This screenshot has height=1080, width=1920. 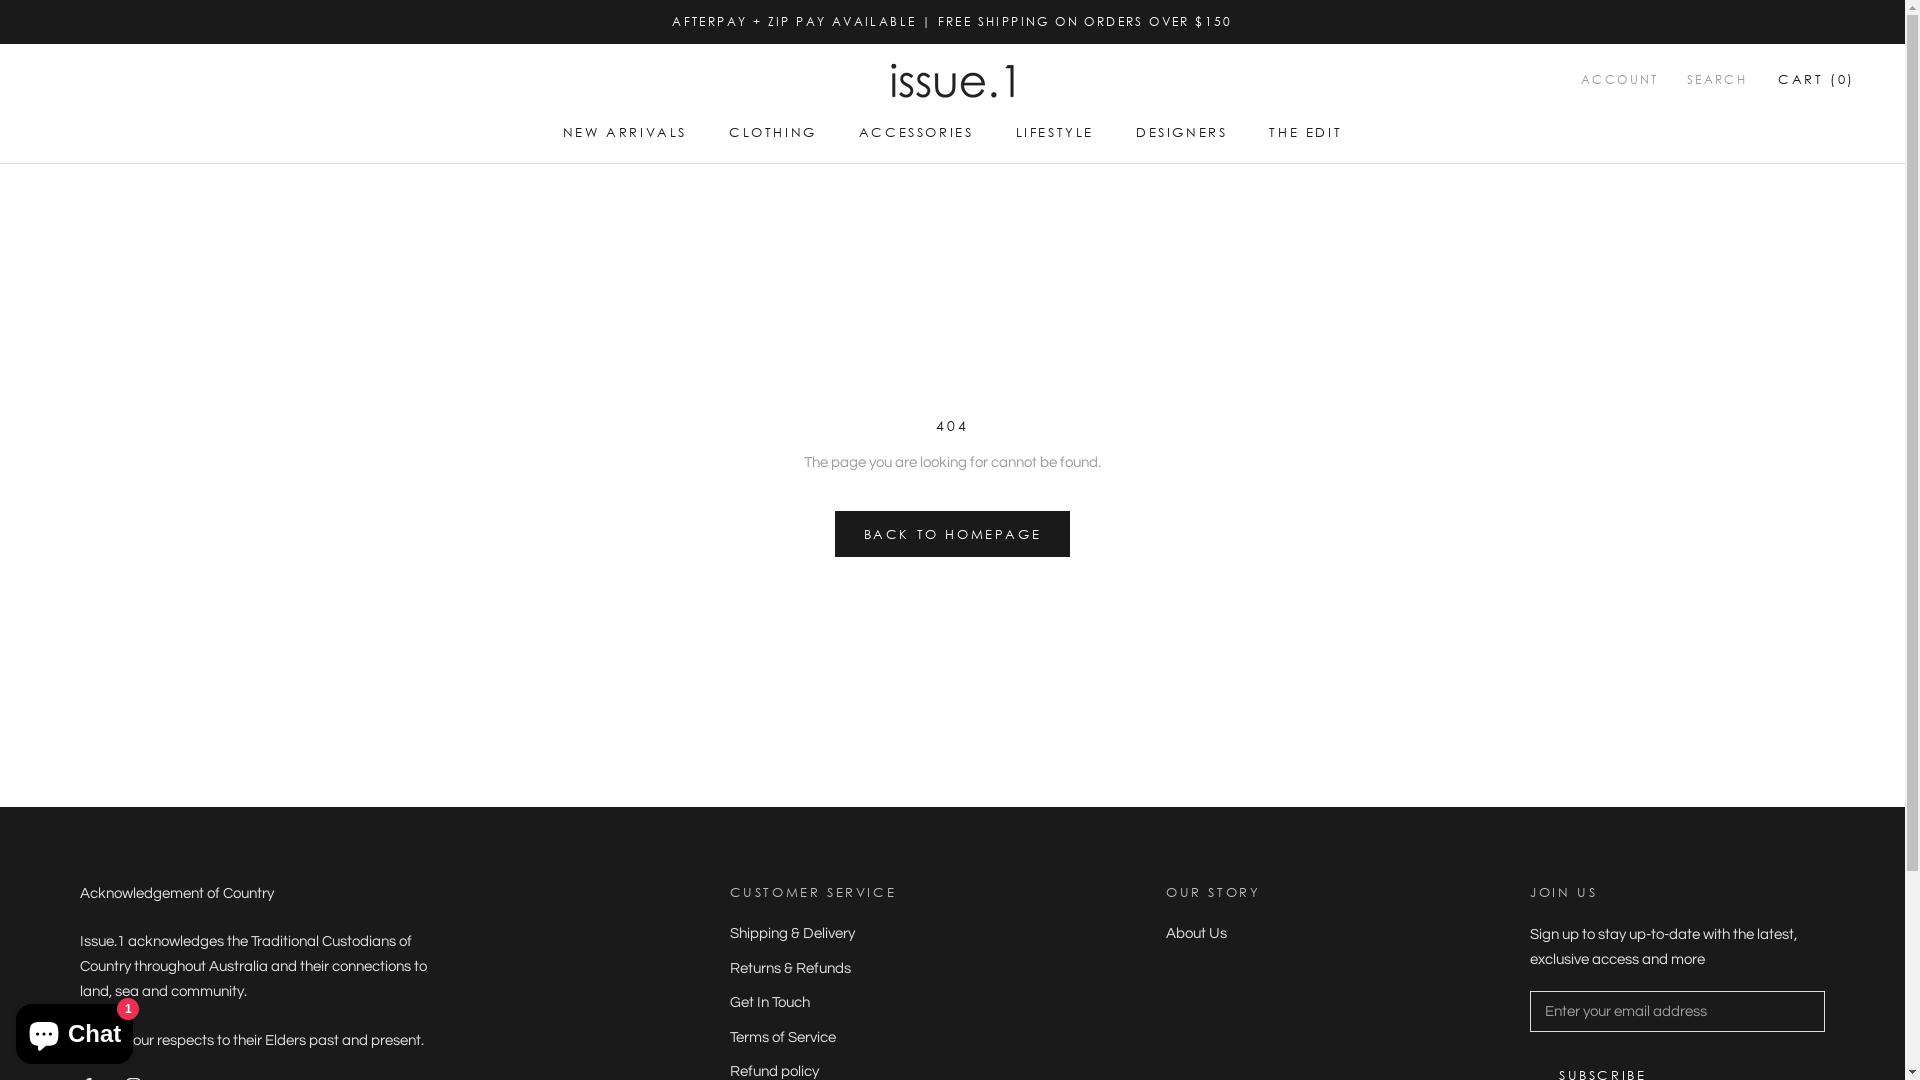 I want to click on 'CART (0)', so click(x=1777, y=77).